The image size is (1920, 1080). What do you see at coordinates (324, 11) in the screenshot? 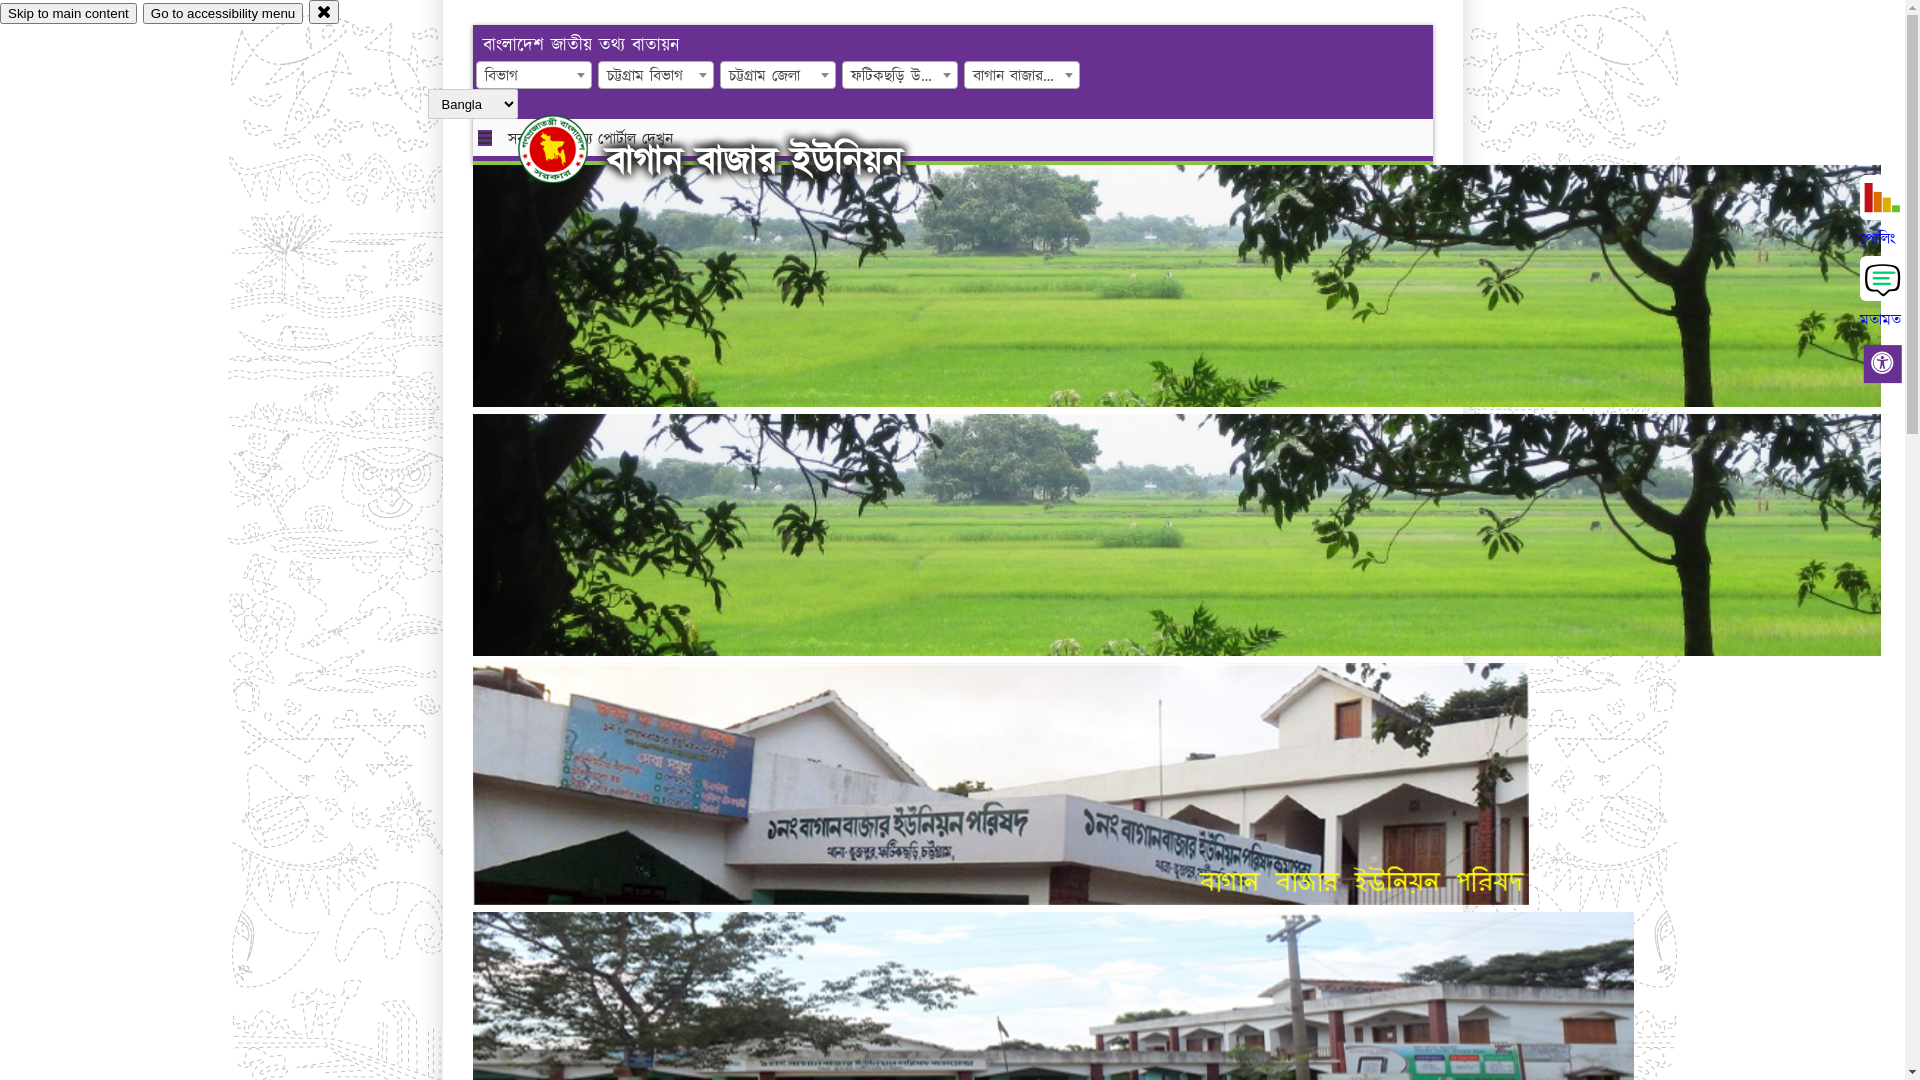
I see `'close'` at bounding box center [324, 11].